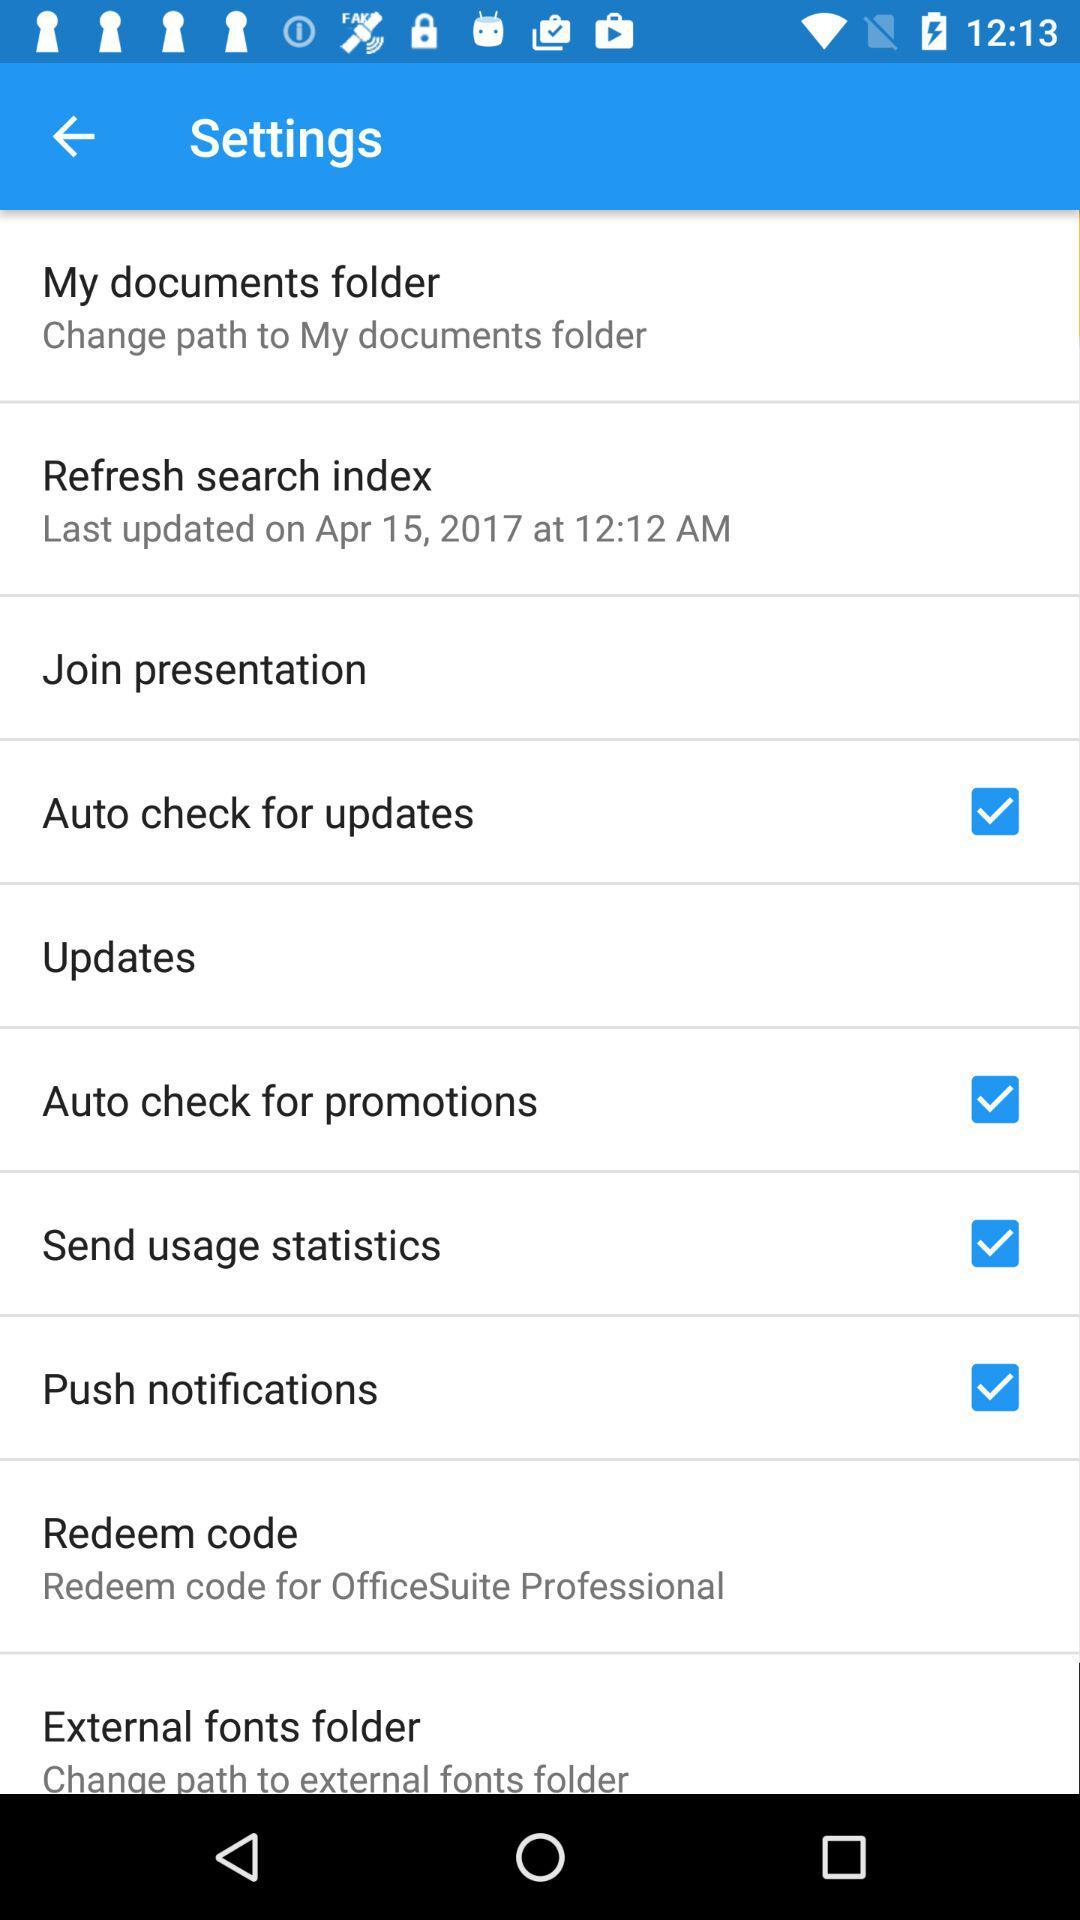 The image size is (1080, 1920). I want to click on go back, so click(72, 135).